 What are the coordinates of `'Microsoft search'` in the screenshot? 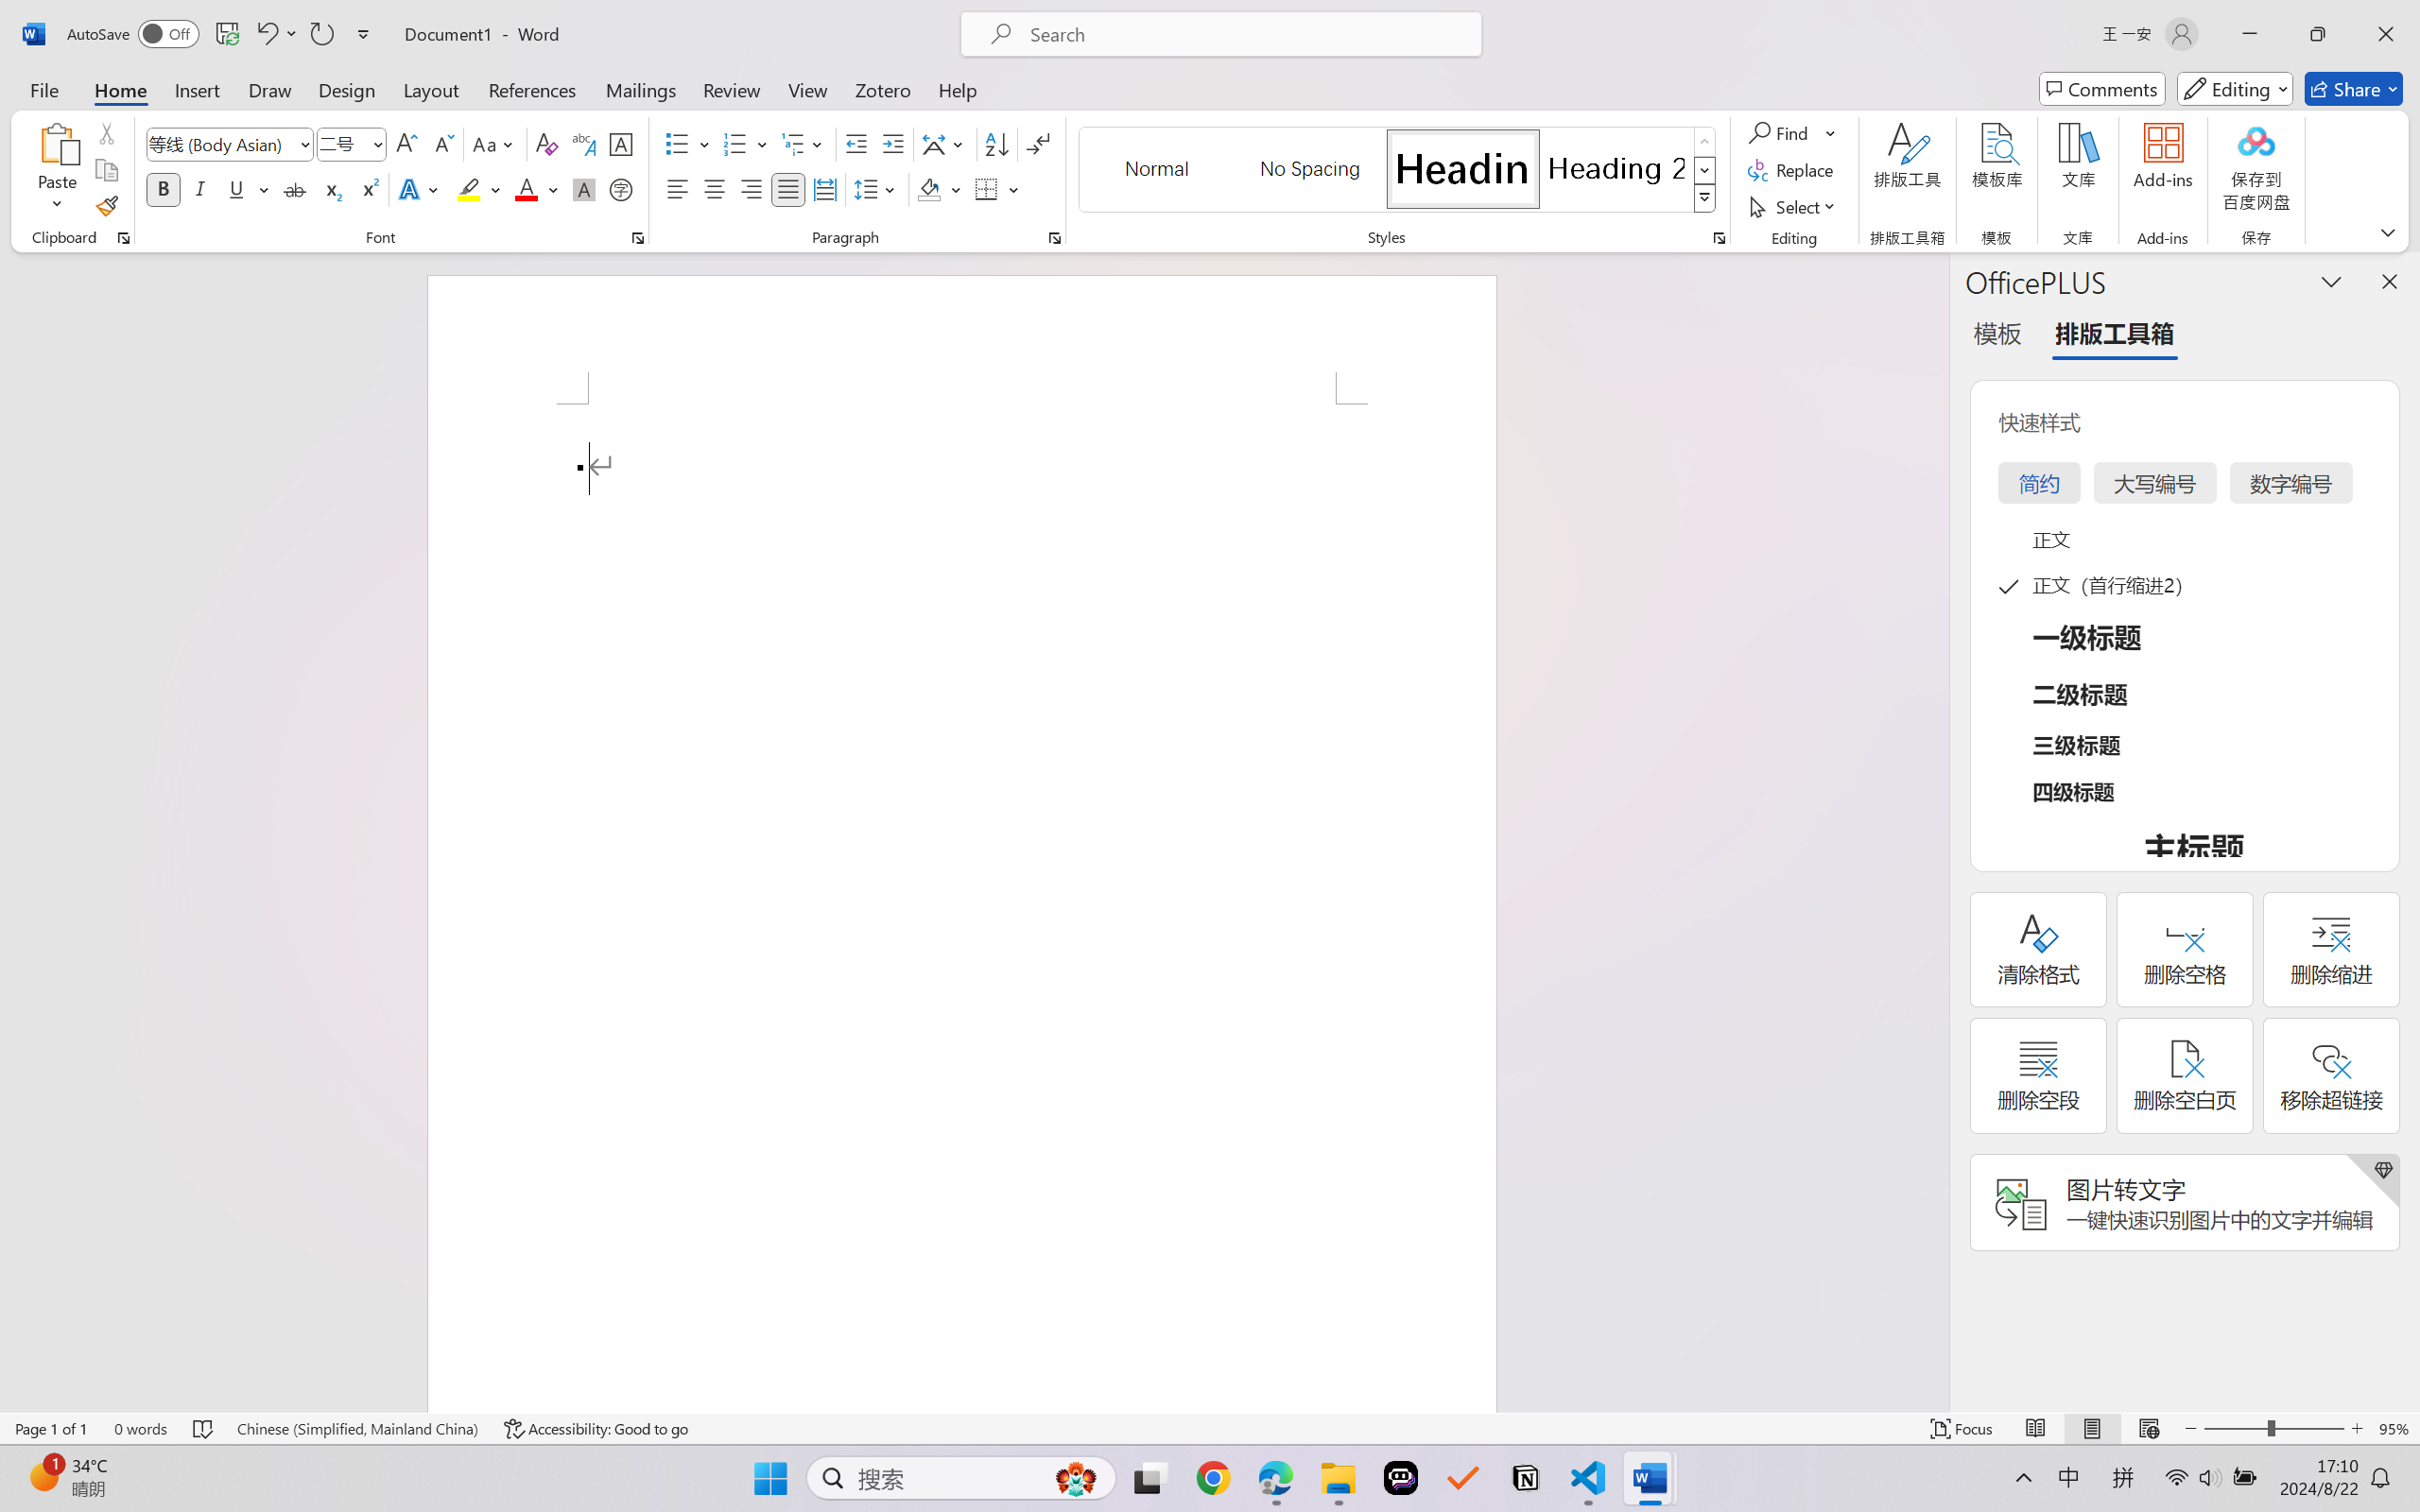 It's located at (1246, 33).